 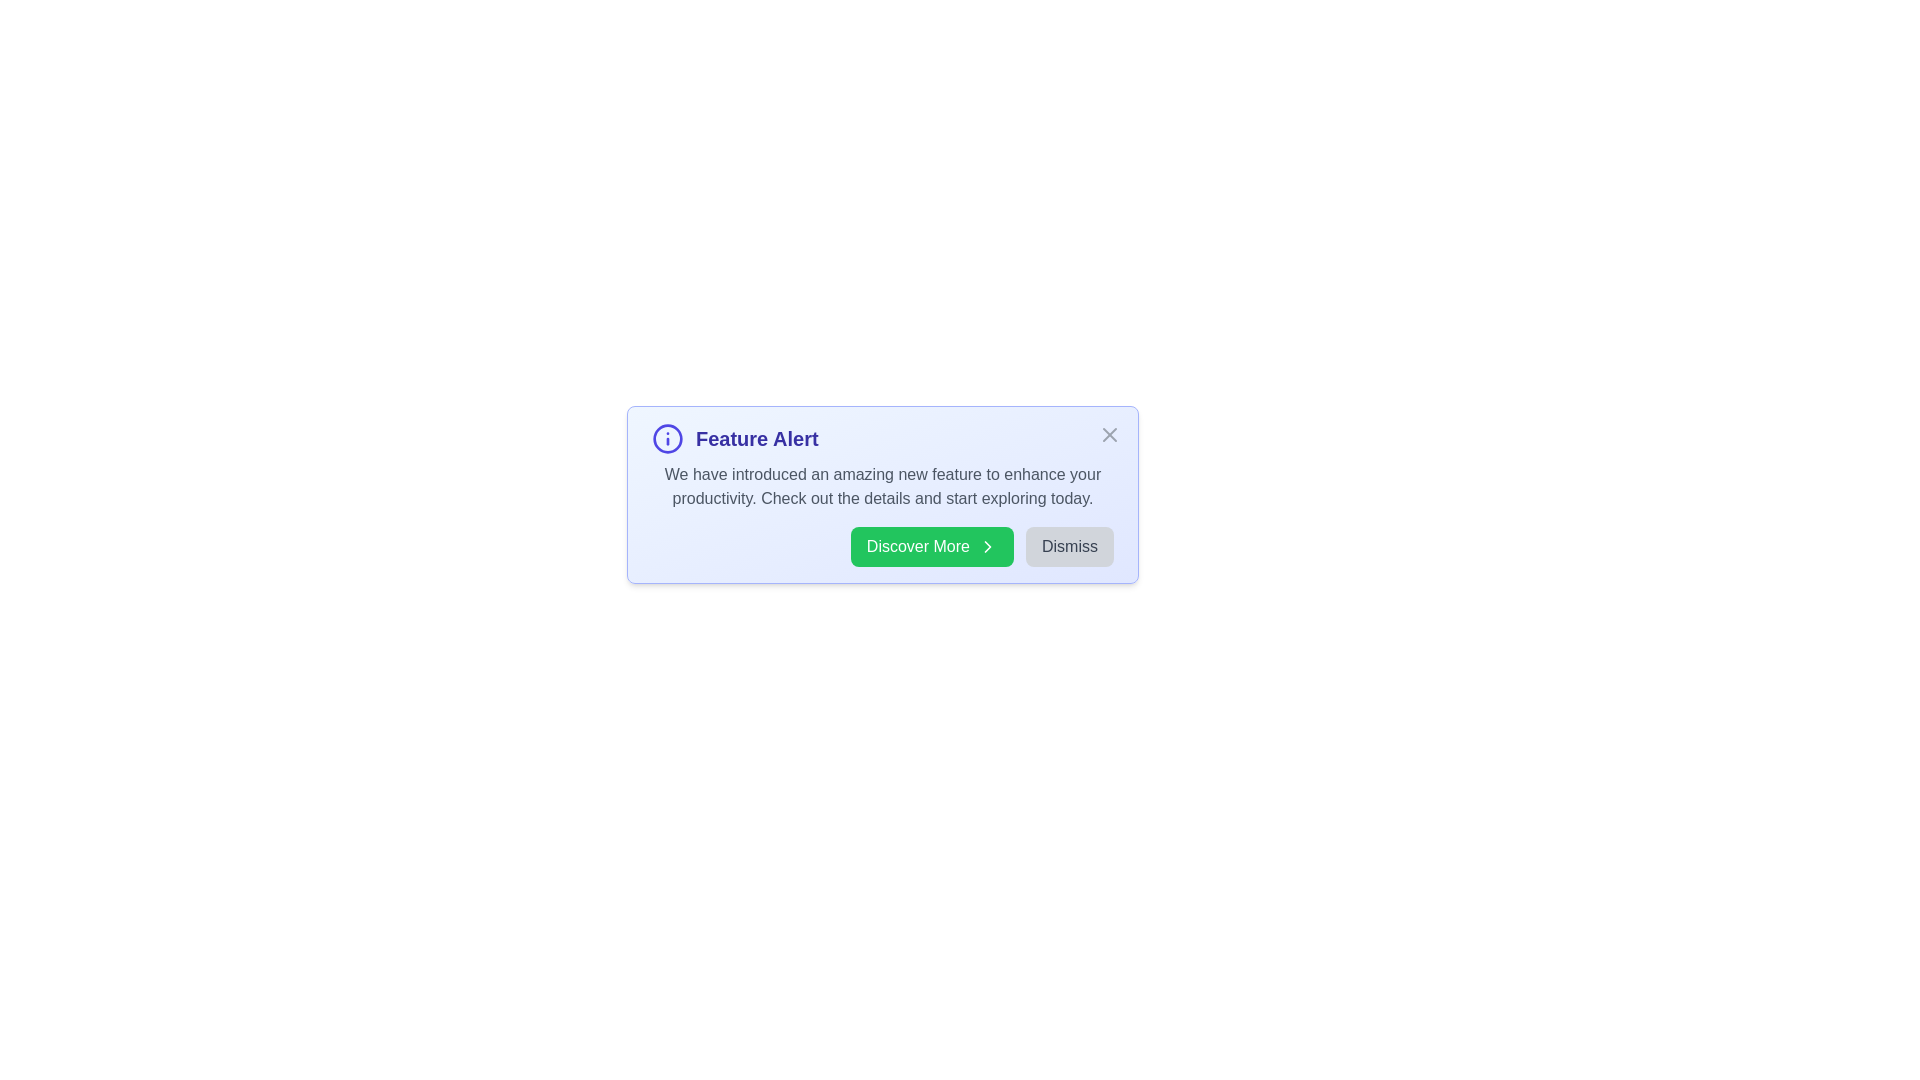 I want to click on the 'Discover More' button to see the hover effect, so click(x=930, y=547).